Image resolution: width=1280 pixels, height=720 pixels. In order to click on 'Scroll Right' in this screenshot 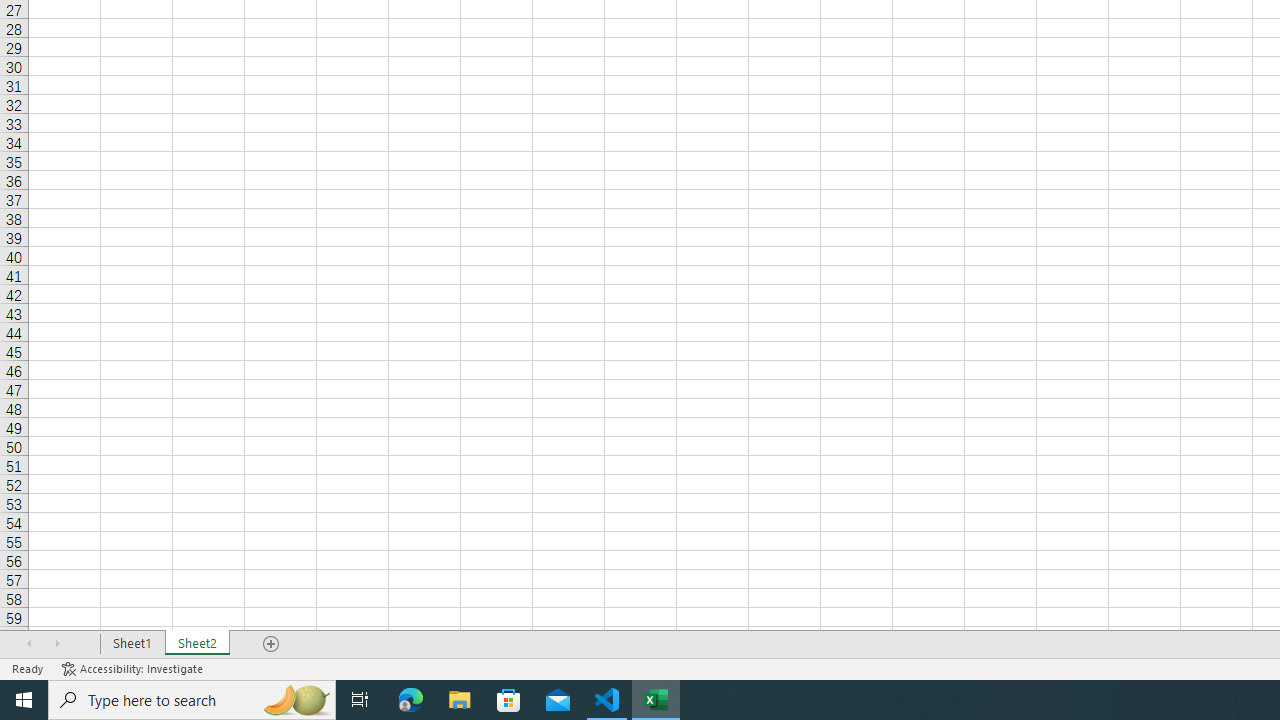, I will do `click(57, 644)`.